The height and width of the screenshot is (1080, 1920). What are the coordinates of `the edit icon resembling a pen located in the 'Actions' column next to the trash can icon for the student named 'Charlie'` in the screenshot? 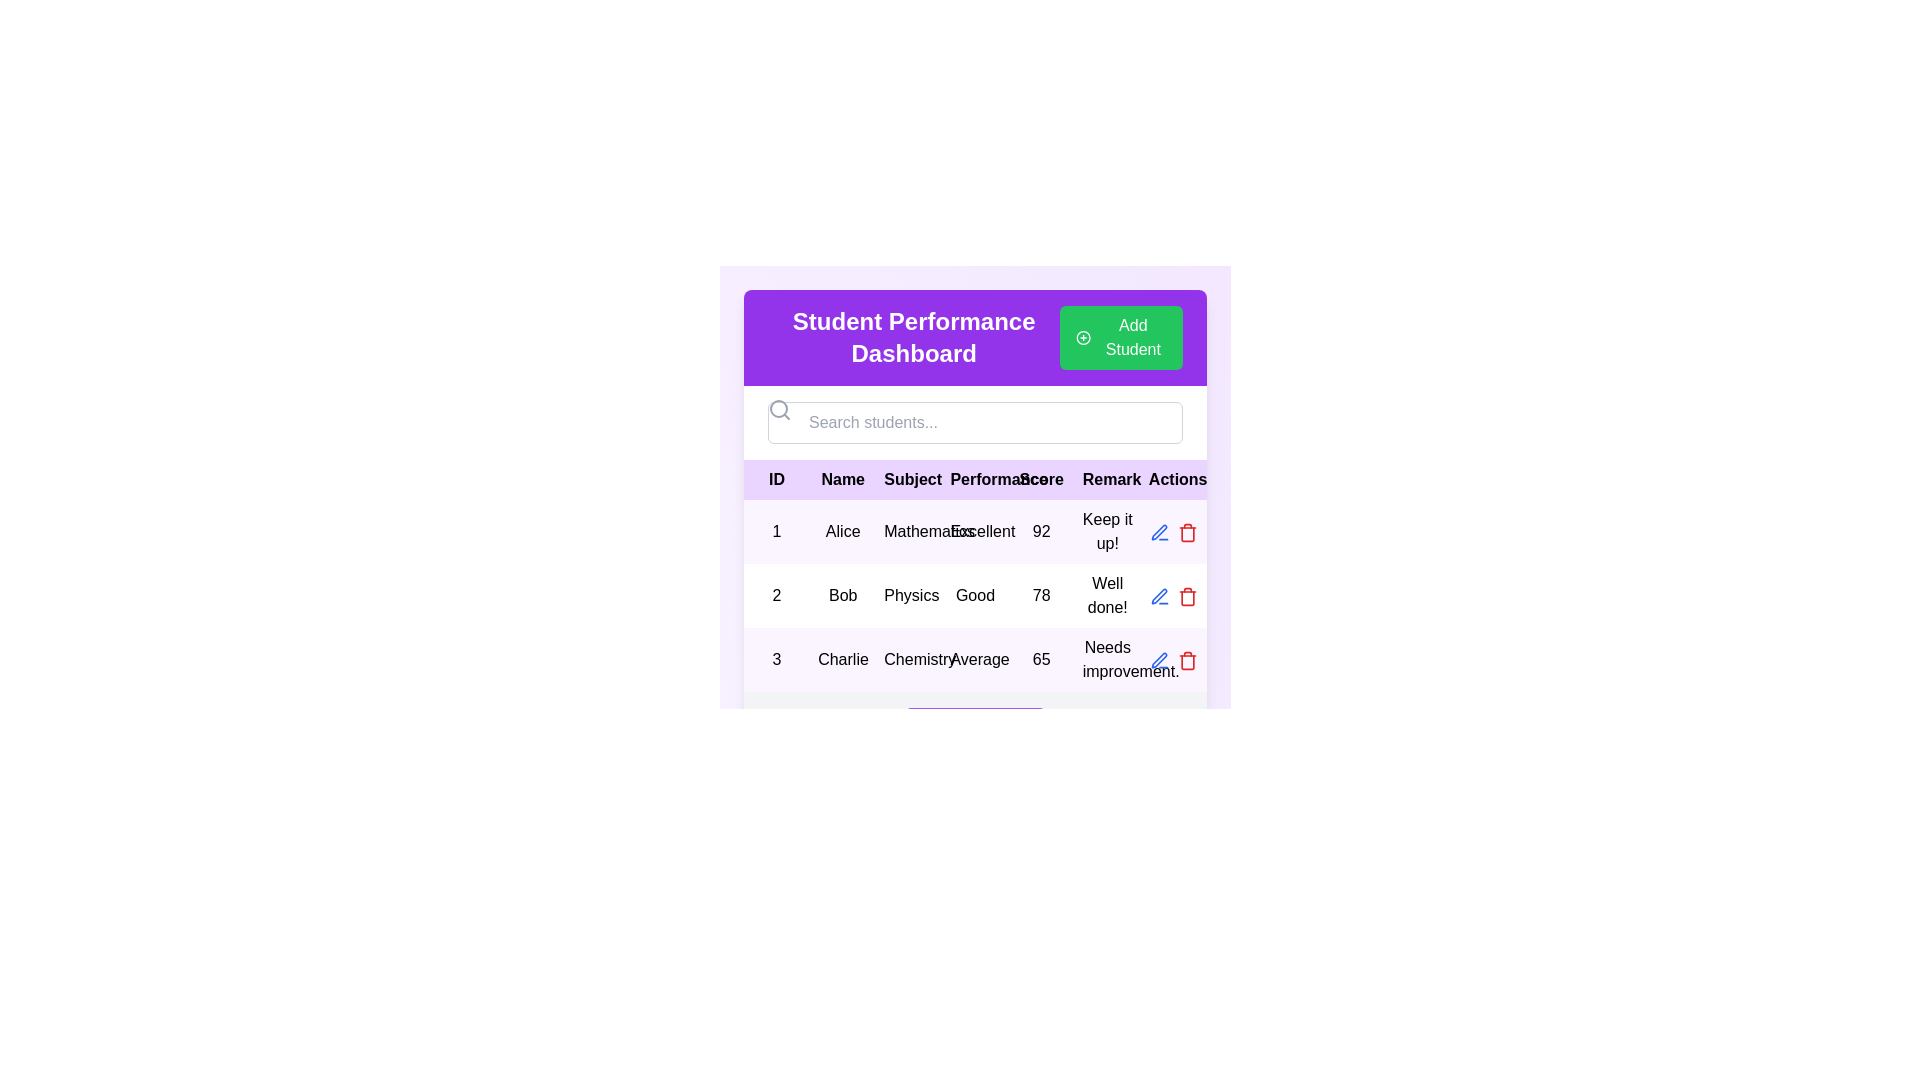 It's located at (1159, 595).